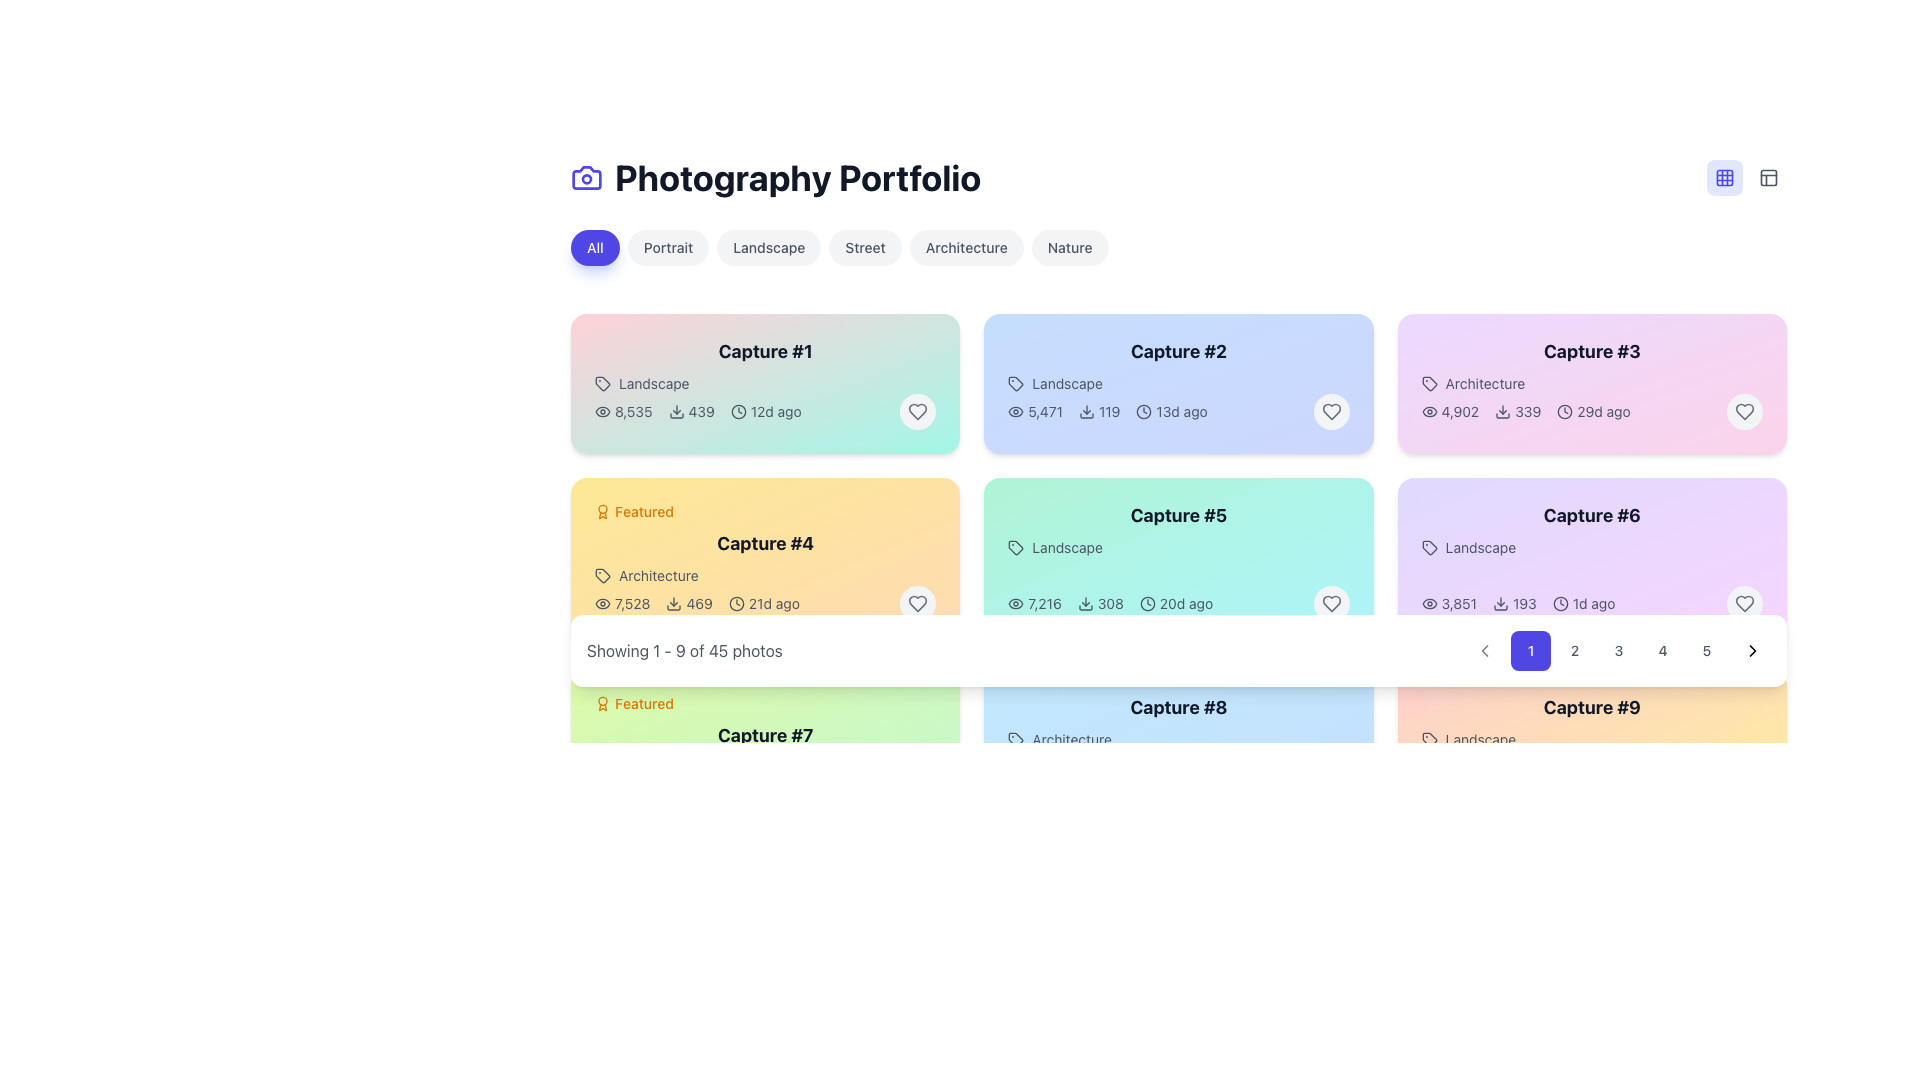  What do you see at coordinates (764, 543) in the screenshot?
I see `the Text Label displaying 'Featured' and 'Architecture', located in the middle row, second column of a 3x3 grid with a yellow-orange background` at bounding box center [764, 543].